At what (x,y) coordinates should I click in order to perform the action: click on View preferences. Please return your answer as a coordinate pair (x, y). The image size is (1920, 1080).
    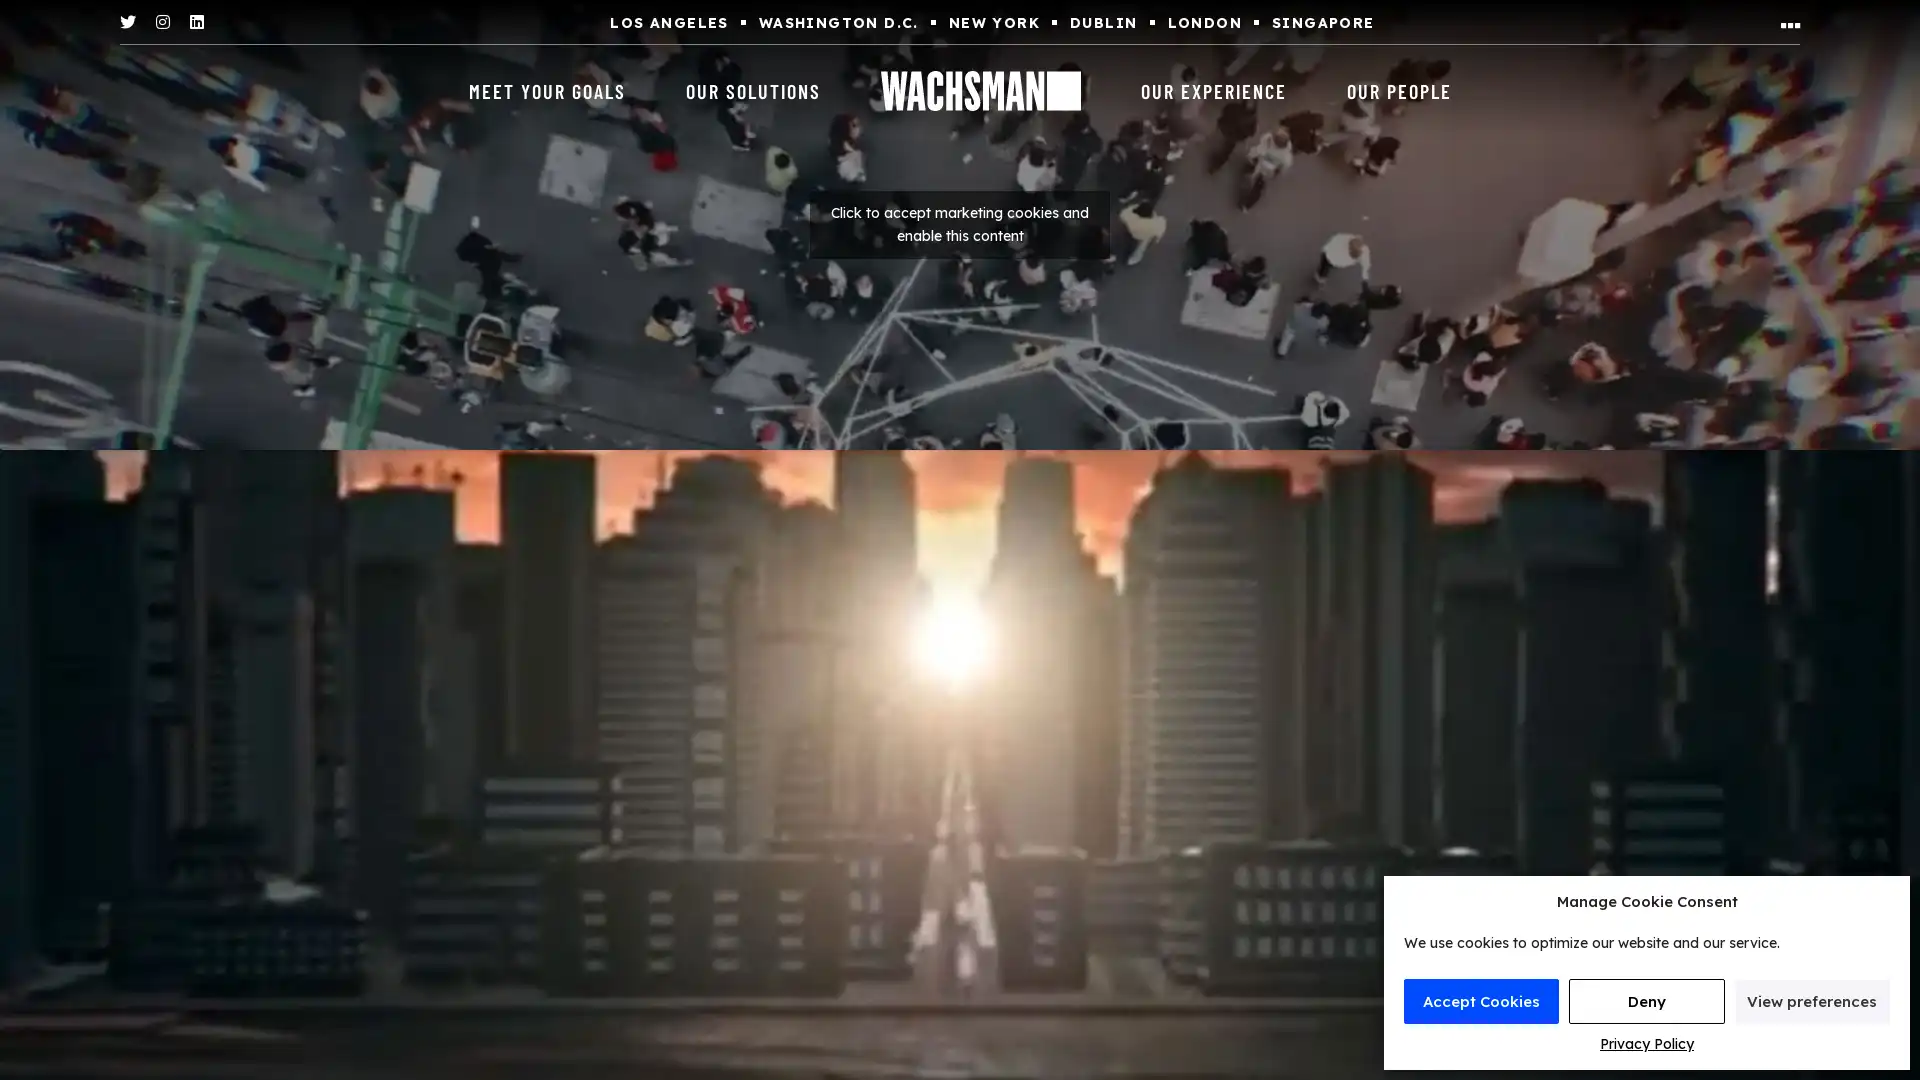
    Looking at the image, I should click on (1811, 1001).